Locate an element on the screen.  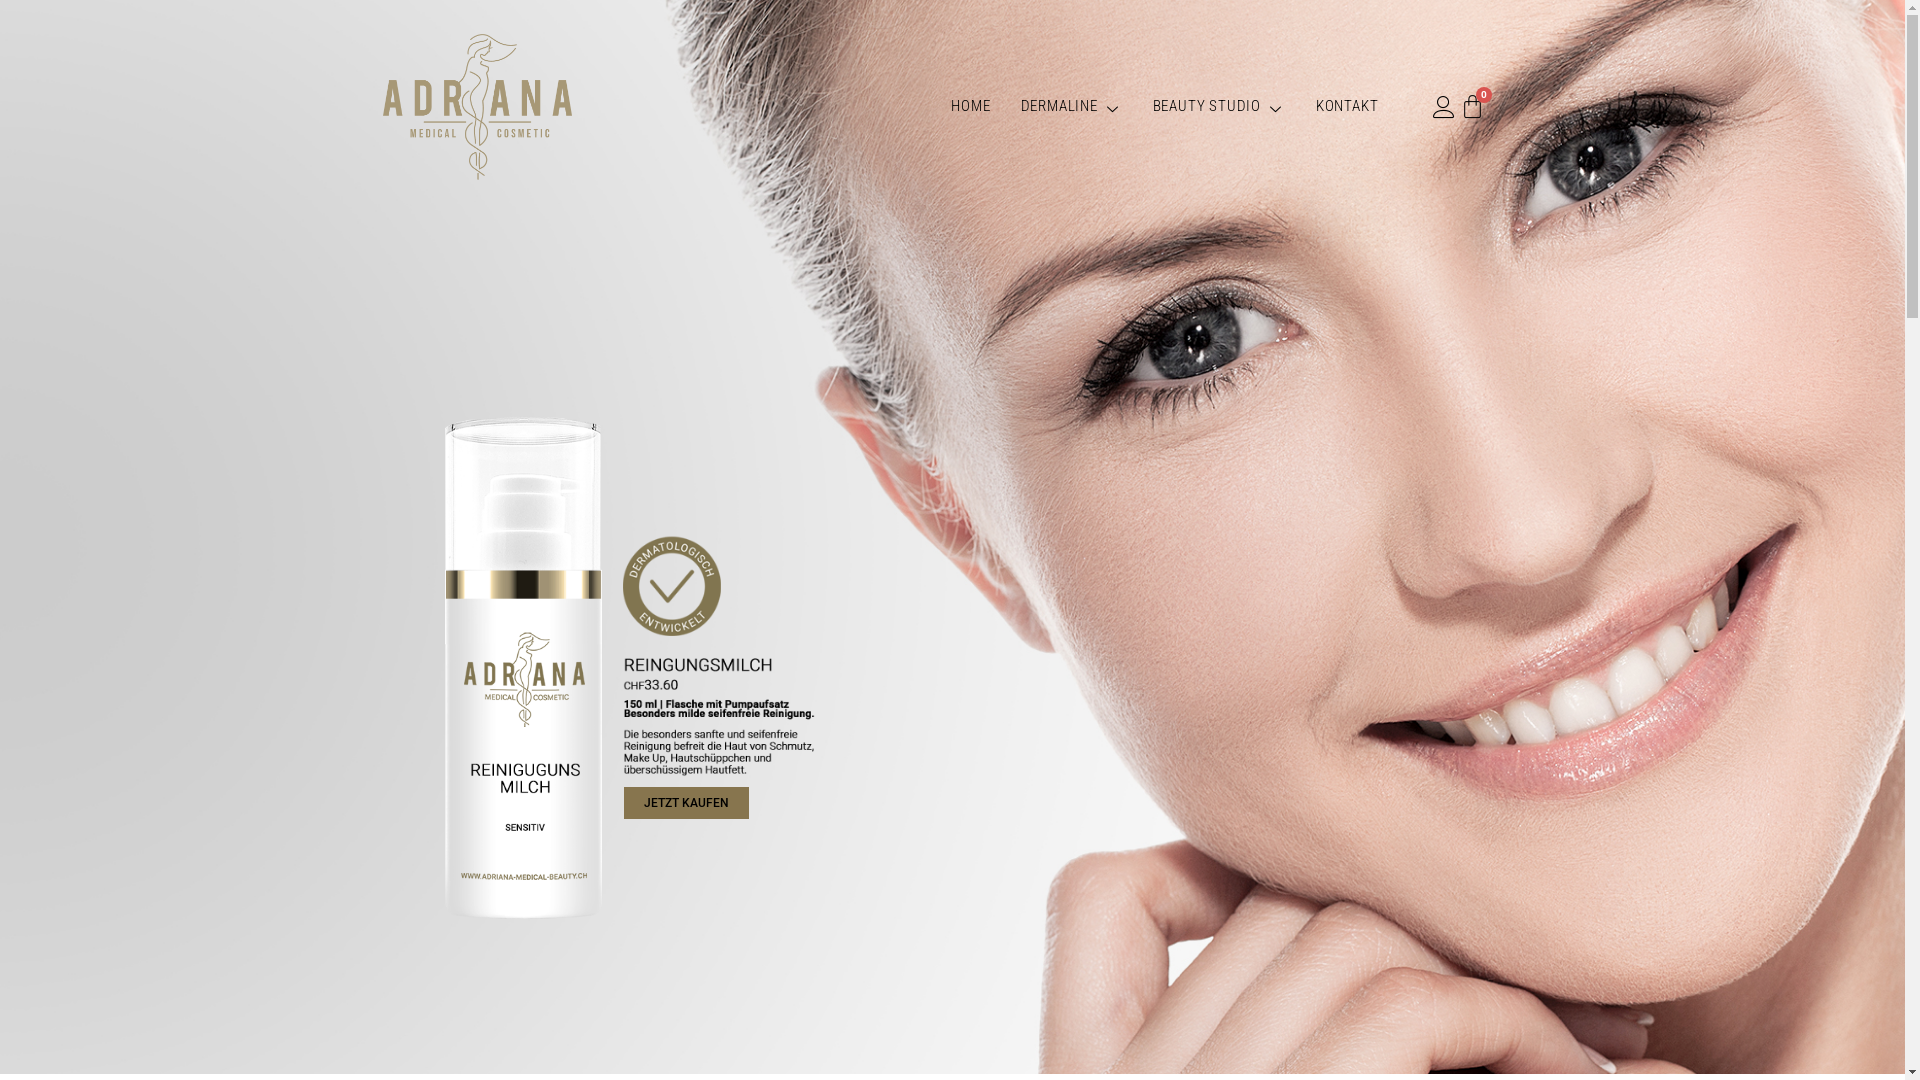
'BEAUTY STUDIO' is located at coordinates (1218, 106).